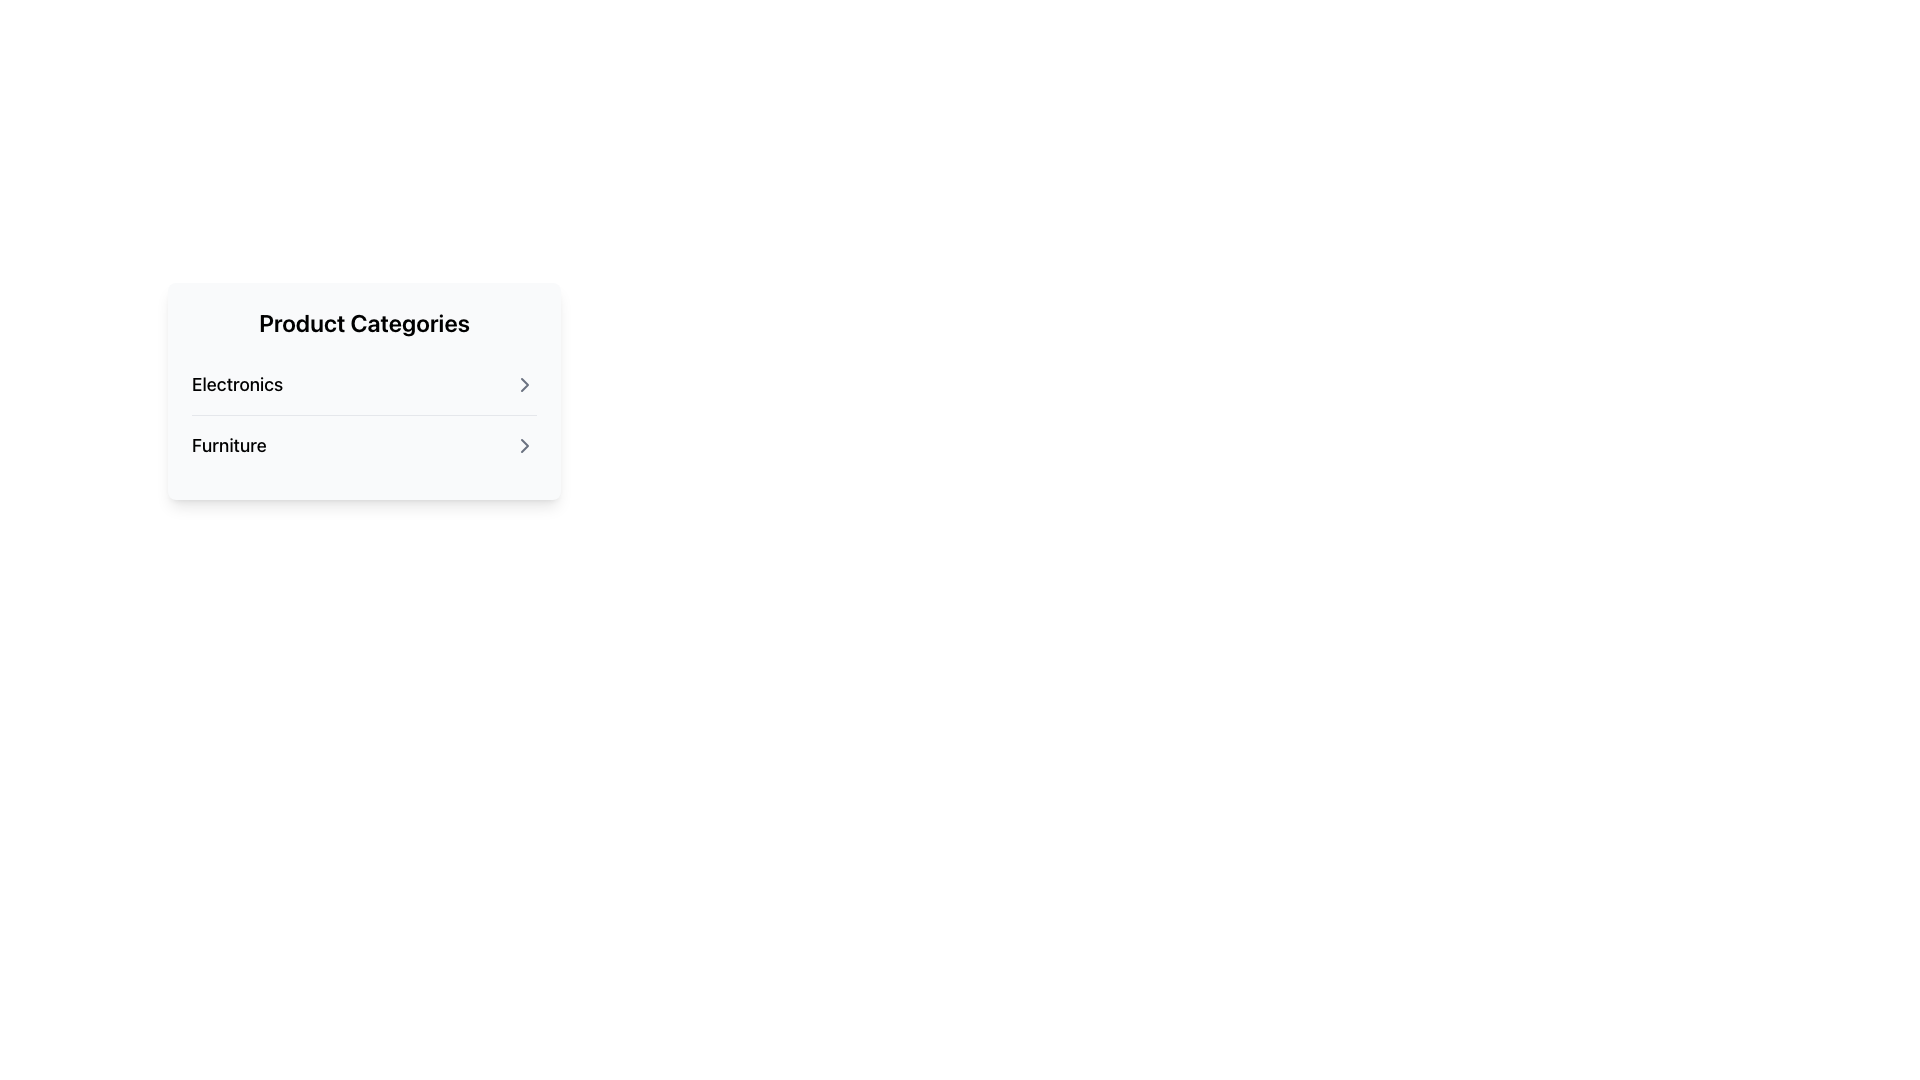 The width and height of the screenshot is (1920, 1080). What do you see at coordinates (524, 385) in the screenshot?
I see `the chevron-shaped arrow button located immediately to the right of the 'Electronics' label in the 'Product Categories' section` at bounding box center [524, 385].